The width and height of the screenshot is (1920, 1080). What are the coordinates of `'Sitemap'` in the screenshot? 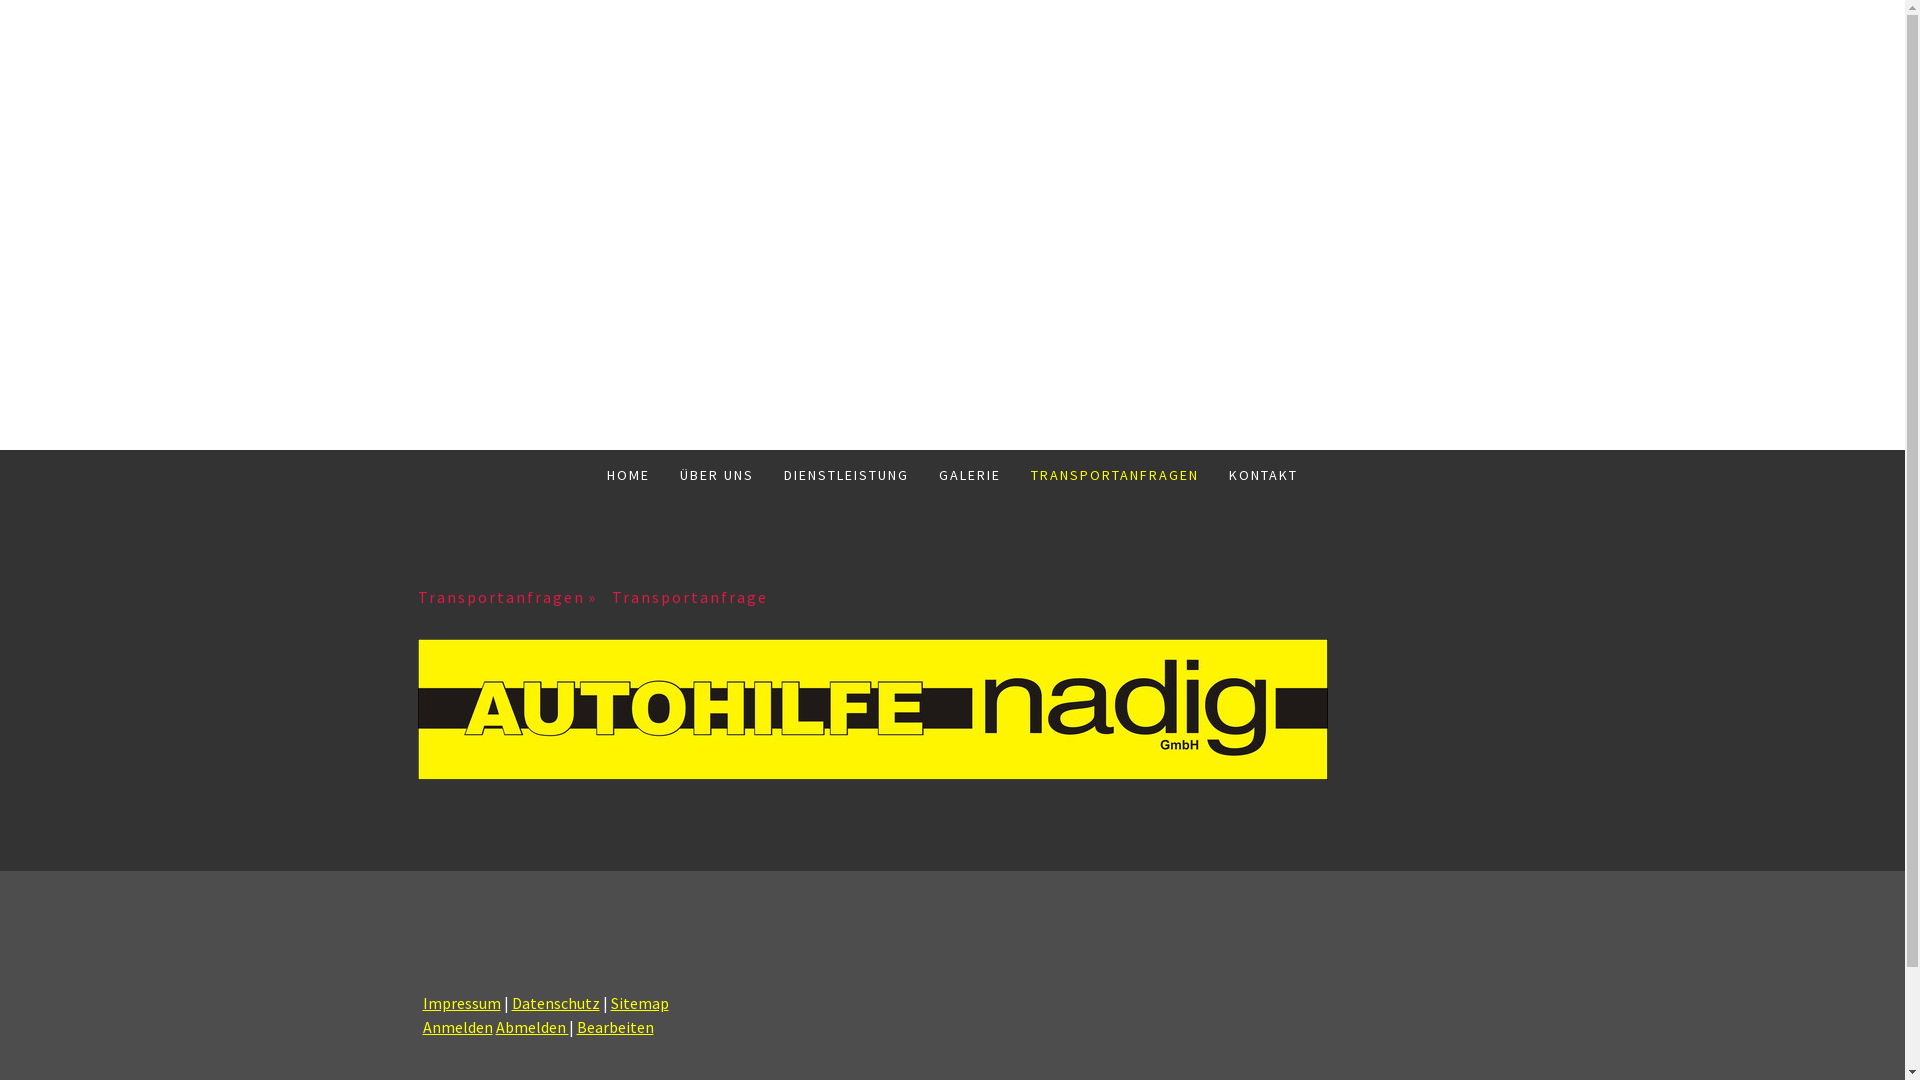 It's located at (637, 1002).